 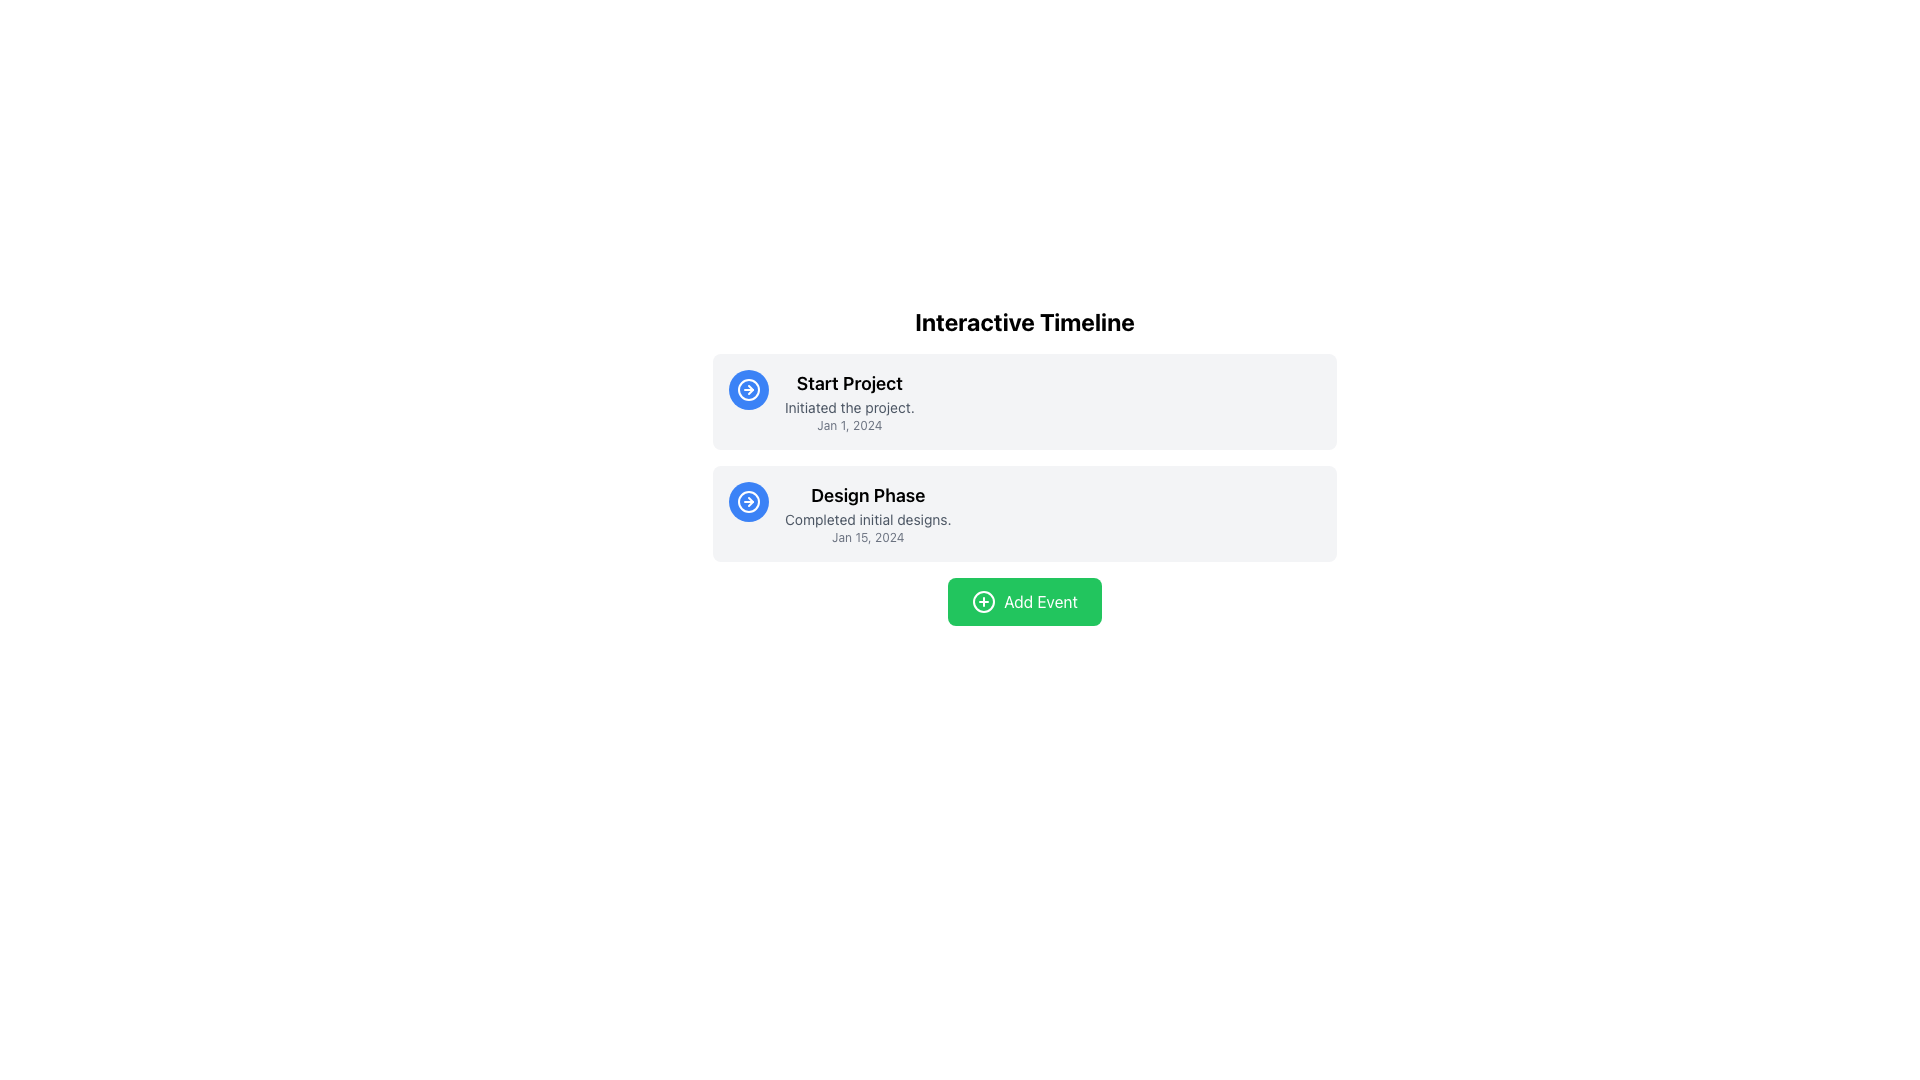 I want to click on text from the Text Element that contains 'Initiated the project.' which is located below the title 'Start Project', so click(x=849, y=407).